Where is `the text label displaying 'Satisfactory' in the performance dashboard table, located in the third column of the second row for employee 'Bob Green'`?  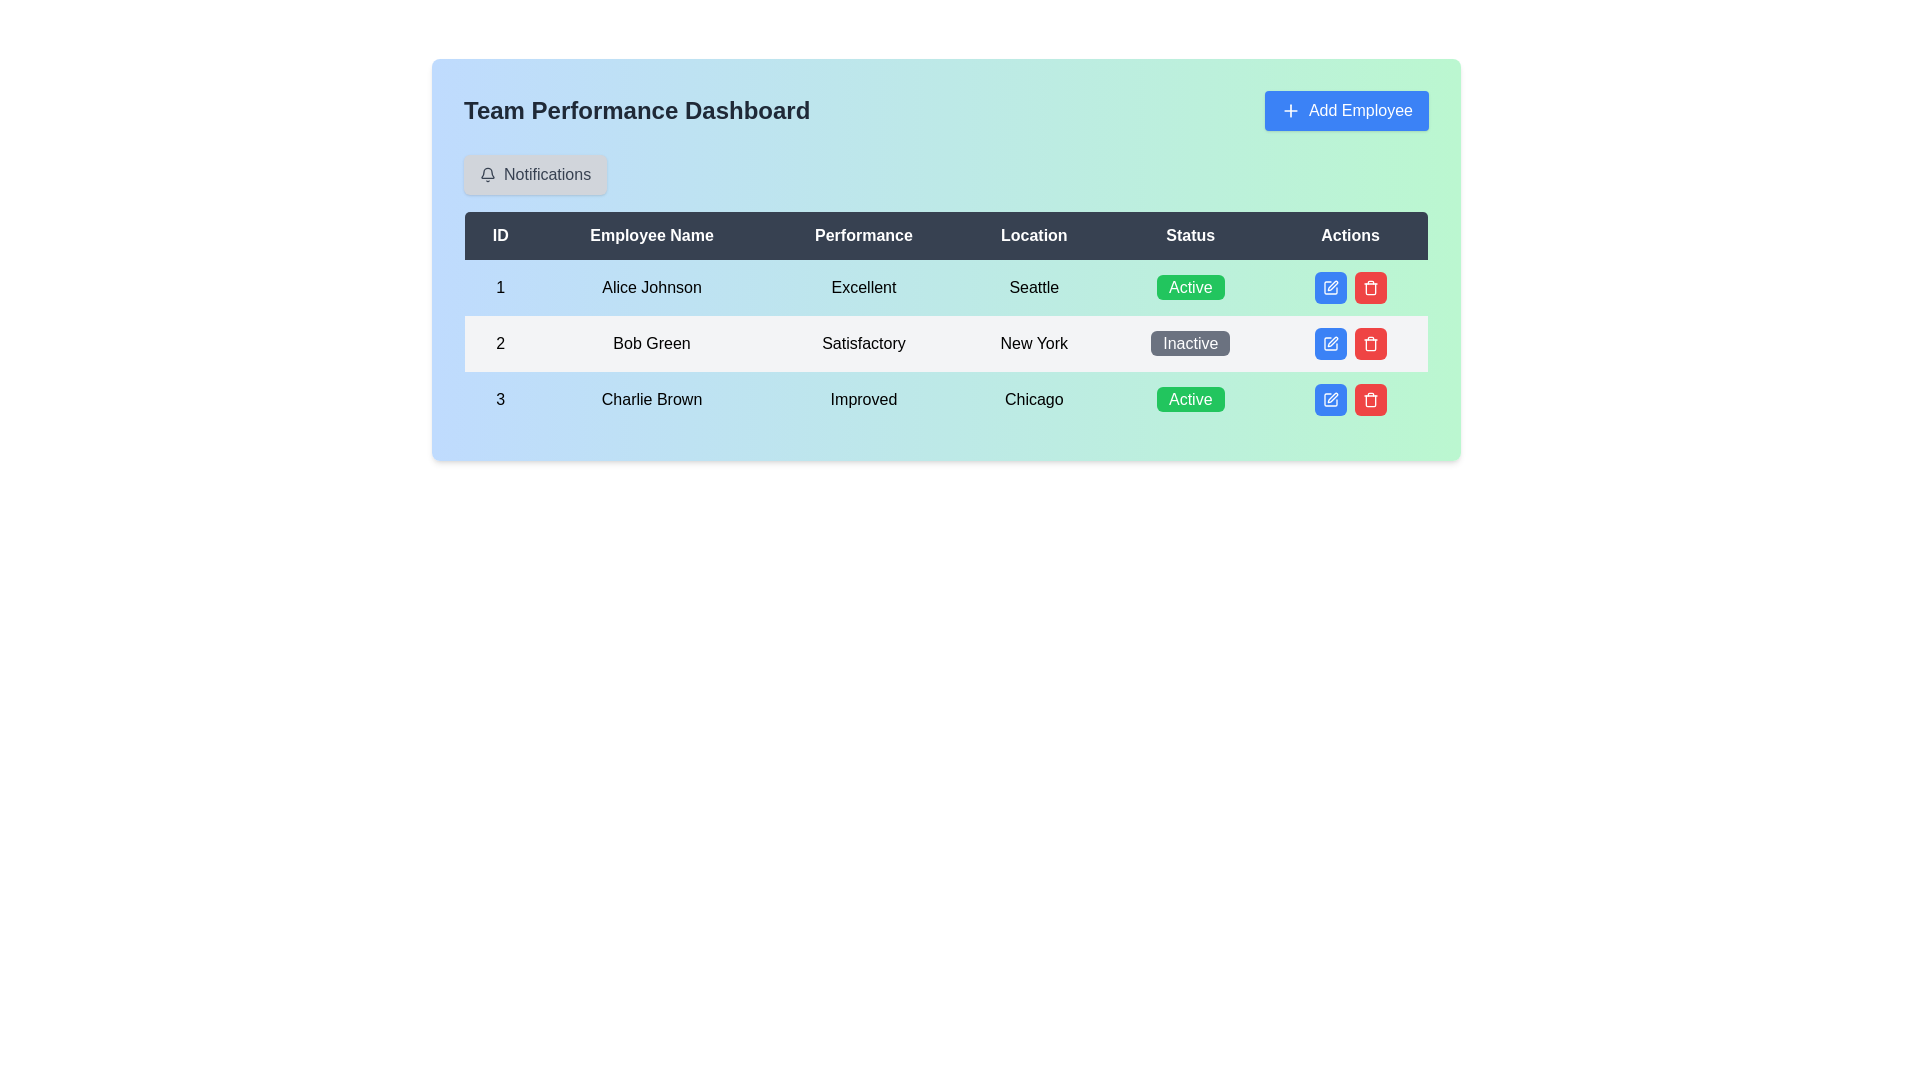 the text label displaying 'Satisfactory' in the performance dashboard table, located in the third column of the second row for employee 'Bob Green' is located at coordinates (864, 342).